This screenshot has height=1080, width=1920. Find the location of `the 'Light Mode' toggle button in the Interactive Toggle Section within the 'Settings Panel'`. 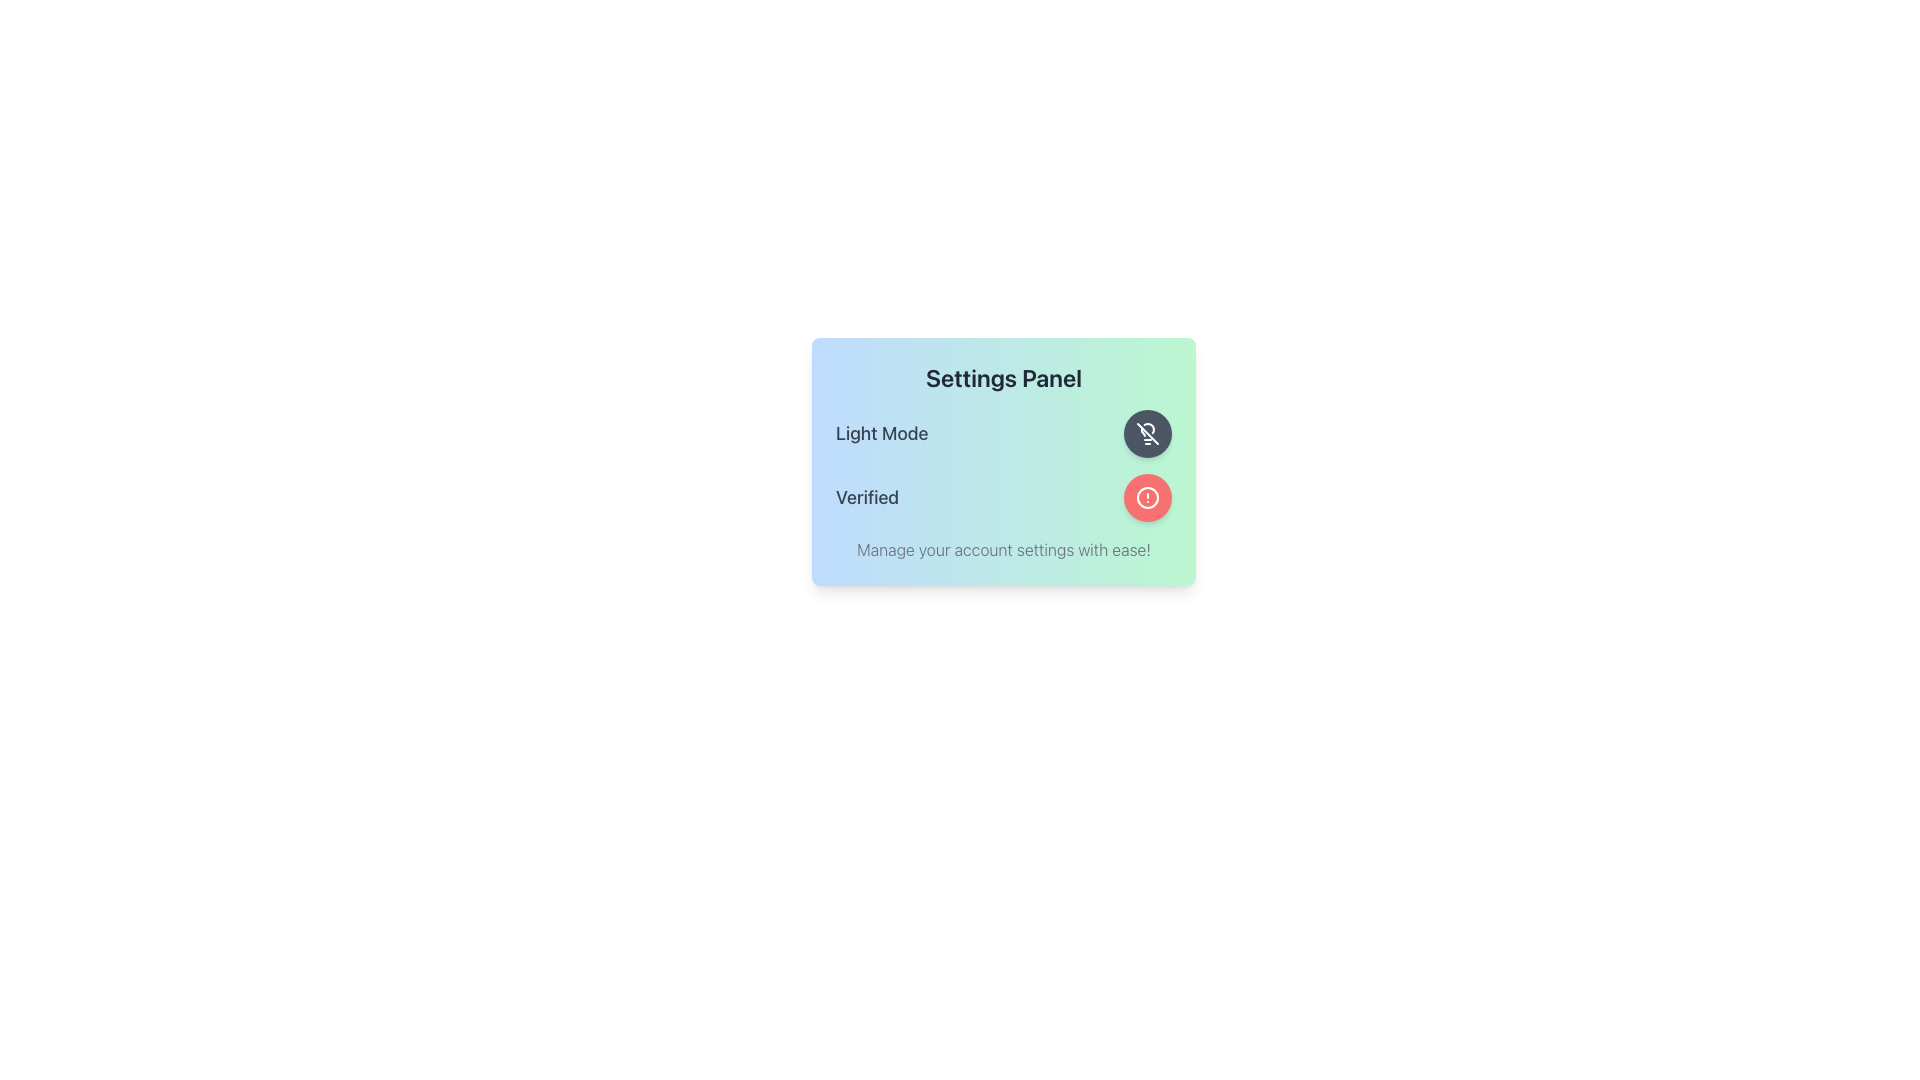

the 'Light Mode' toggle button in the Interactive Toggle Section within the 'Settings Panel' is located at coordinates (1003, 433).